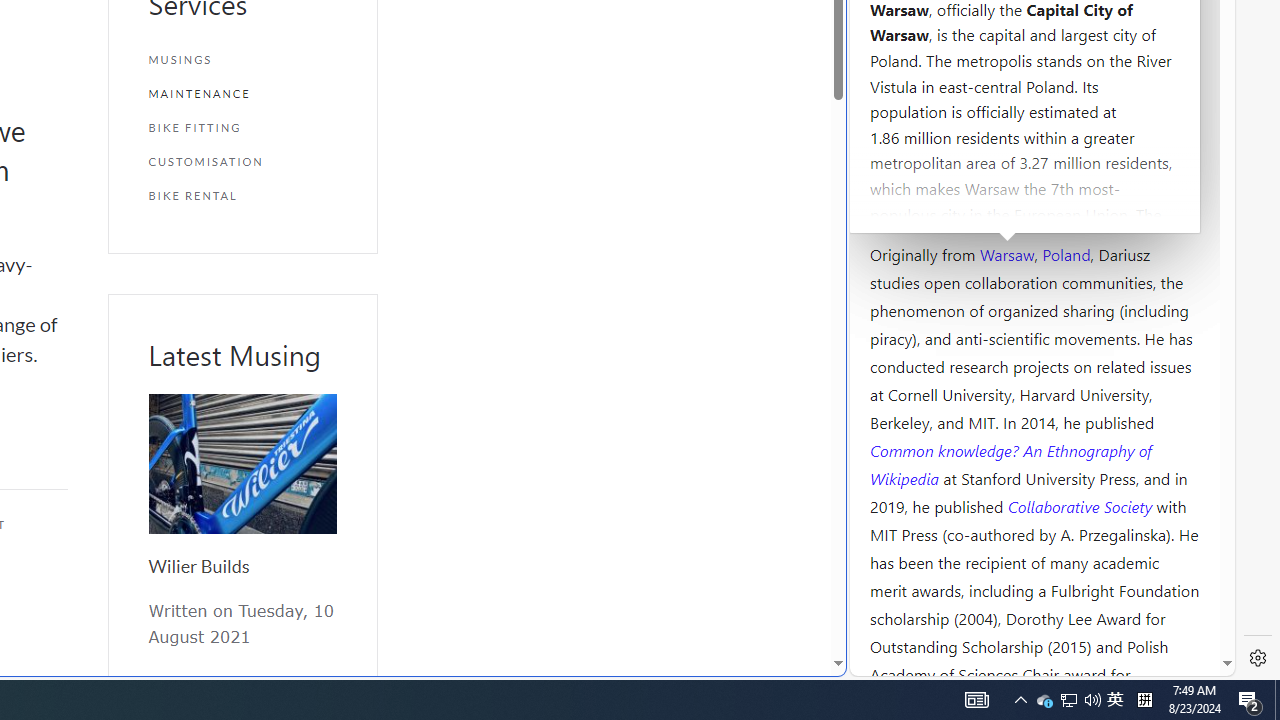 The width and height of the screenshot is (1280, 720). What do you see at coordinates (241, 160) in the screenshot?
I see `'CUSTOMISATION'` at bounding box center [241, 160].